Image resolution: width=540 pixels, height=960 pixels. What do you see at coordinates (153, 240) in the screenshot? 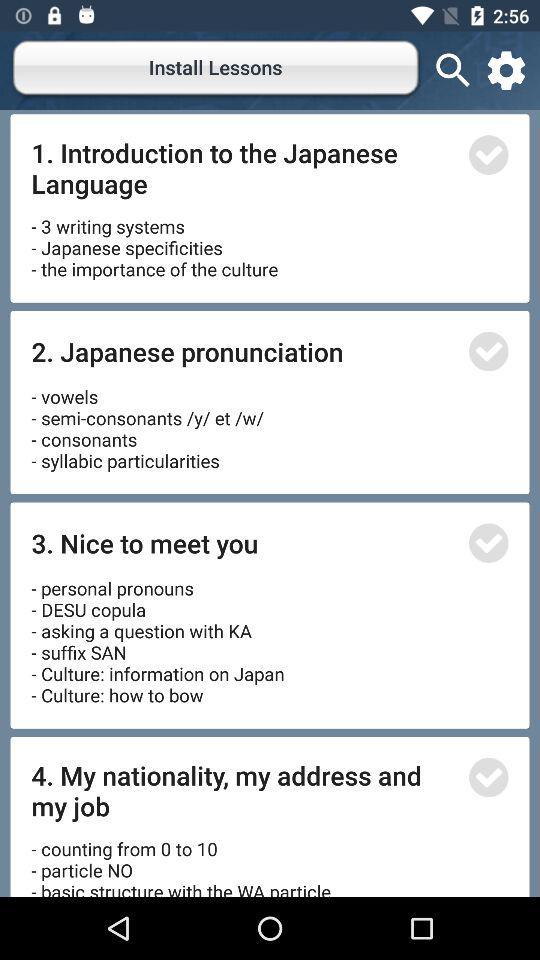
I see `the 3 writing systems` at bounding box center [153, 240].